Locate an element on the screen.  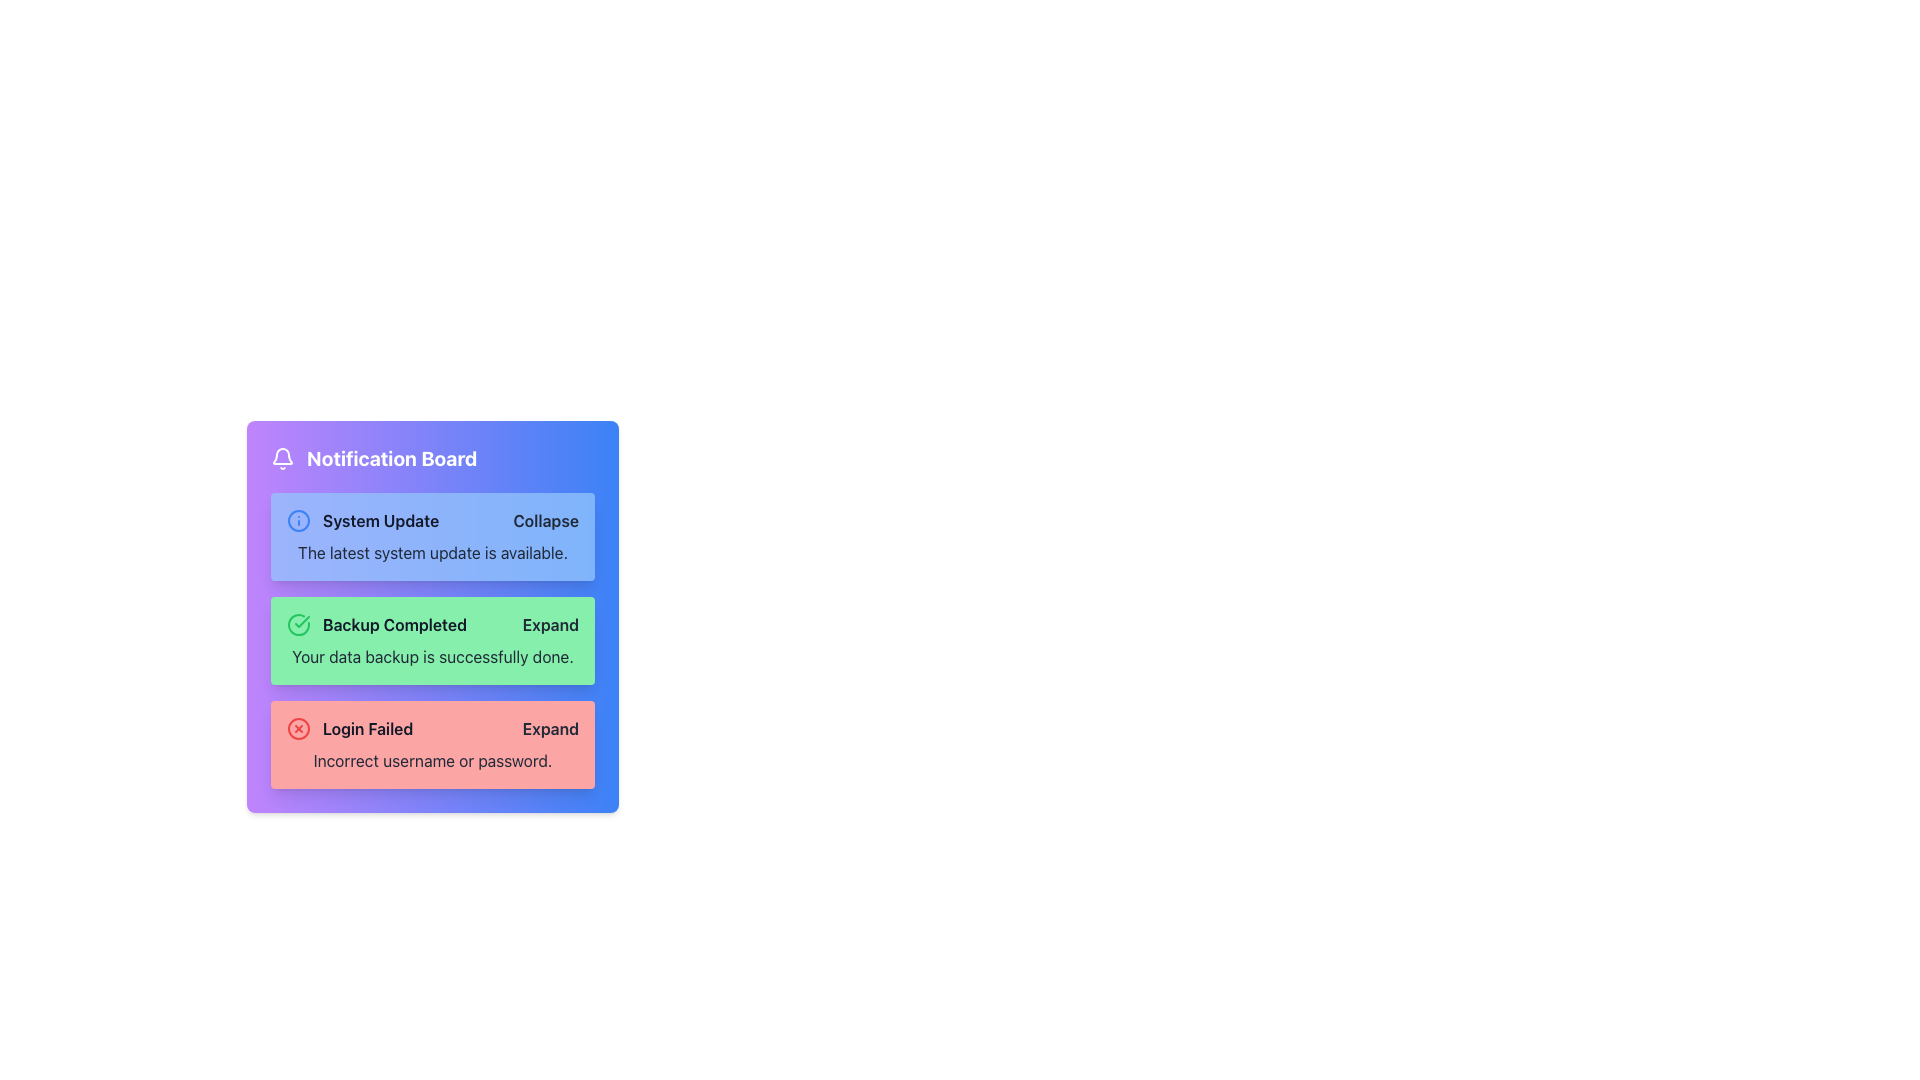
the 'Backup Completed' text label, which is styled in bold text and located within a green notification card, positioned between a green checkmark icon and an 'Expand' button is located at coordinates (394, 623).